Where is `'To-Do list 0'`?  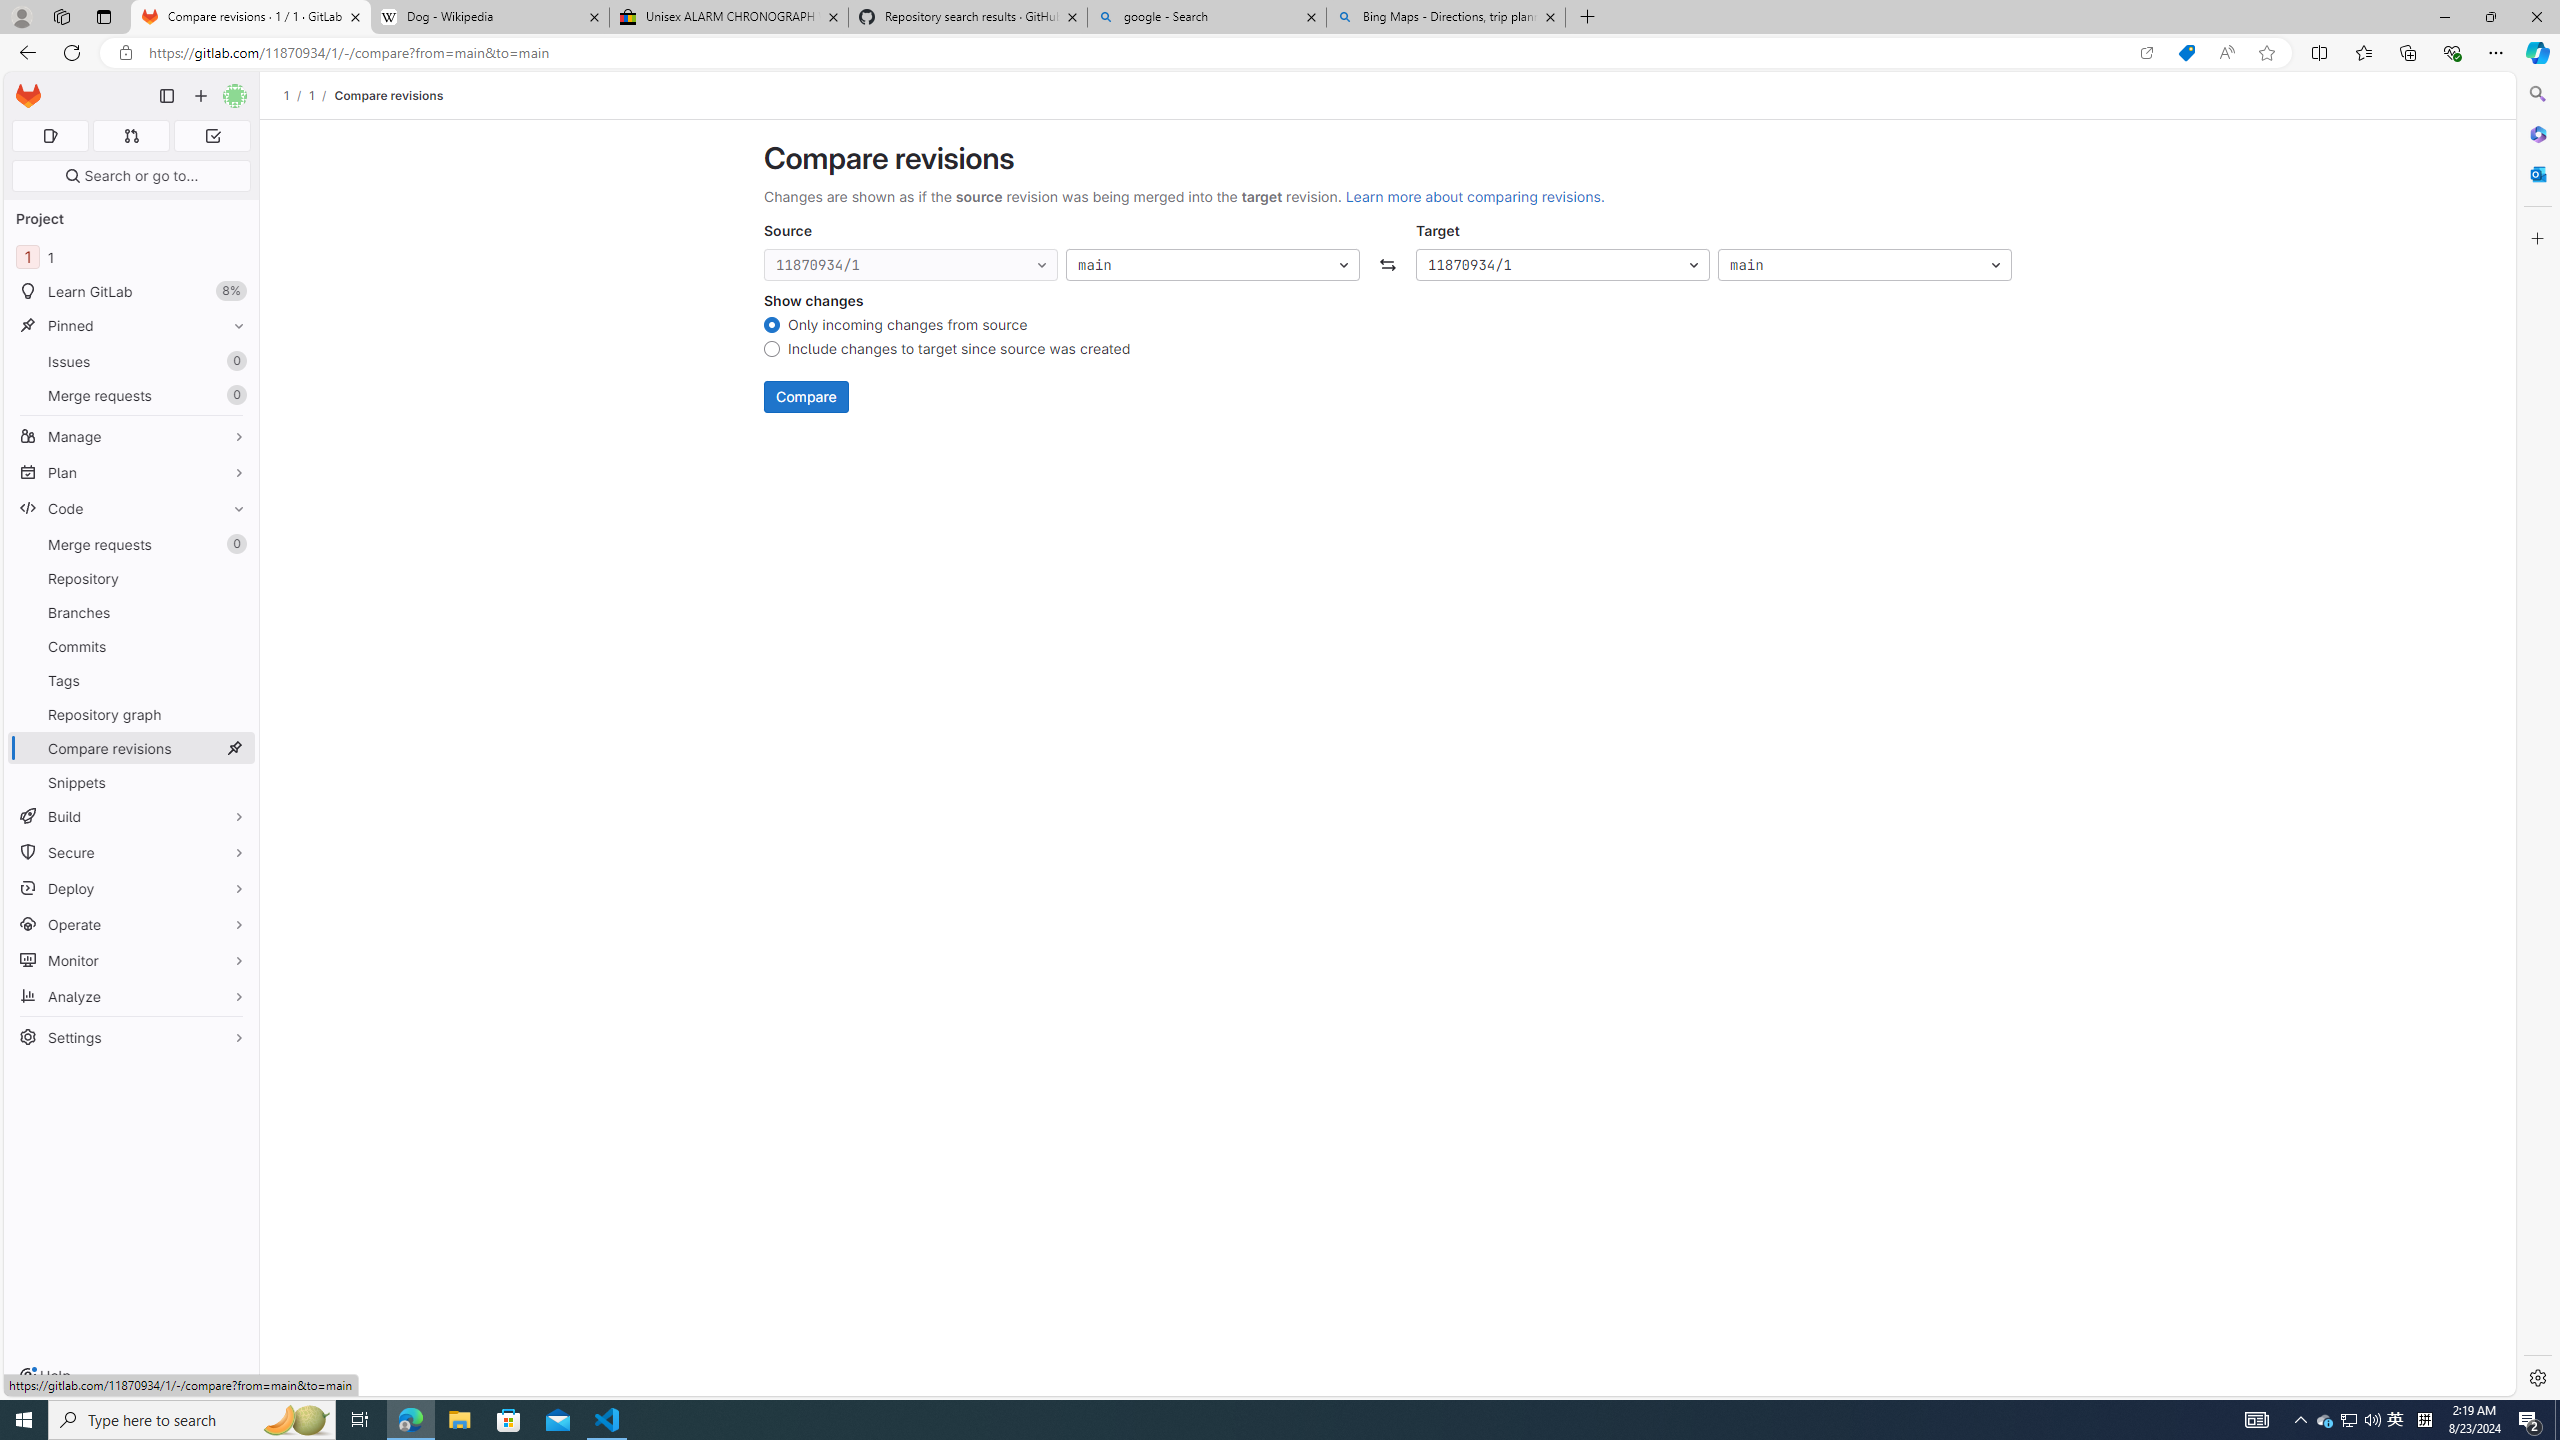
'To-Do list 0' is located at coordinates (211, 135).